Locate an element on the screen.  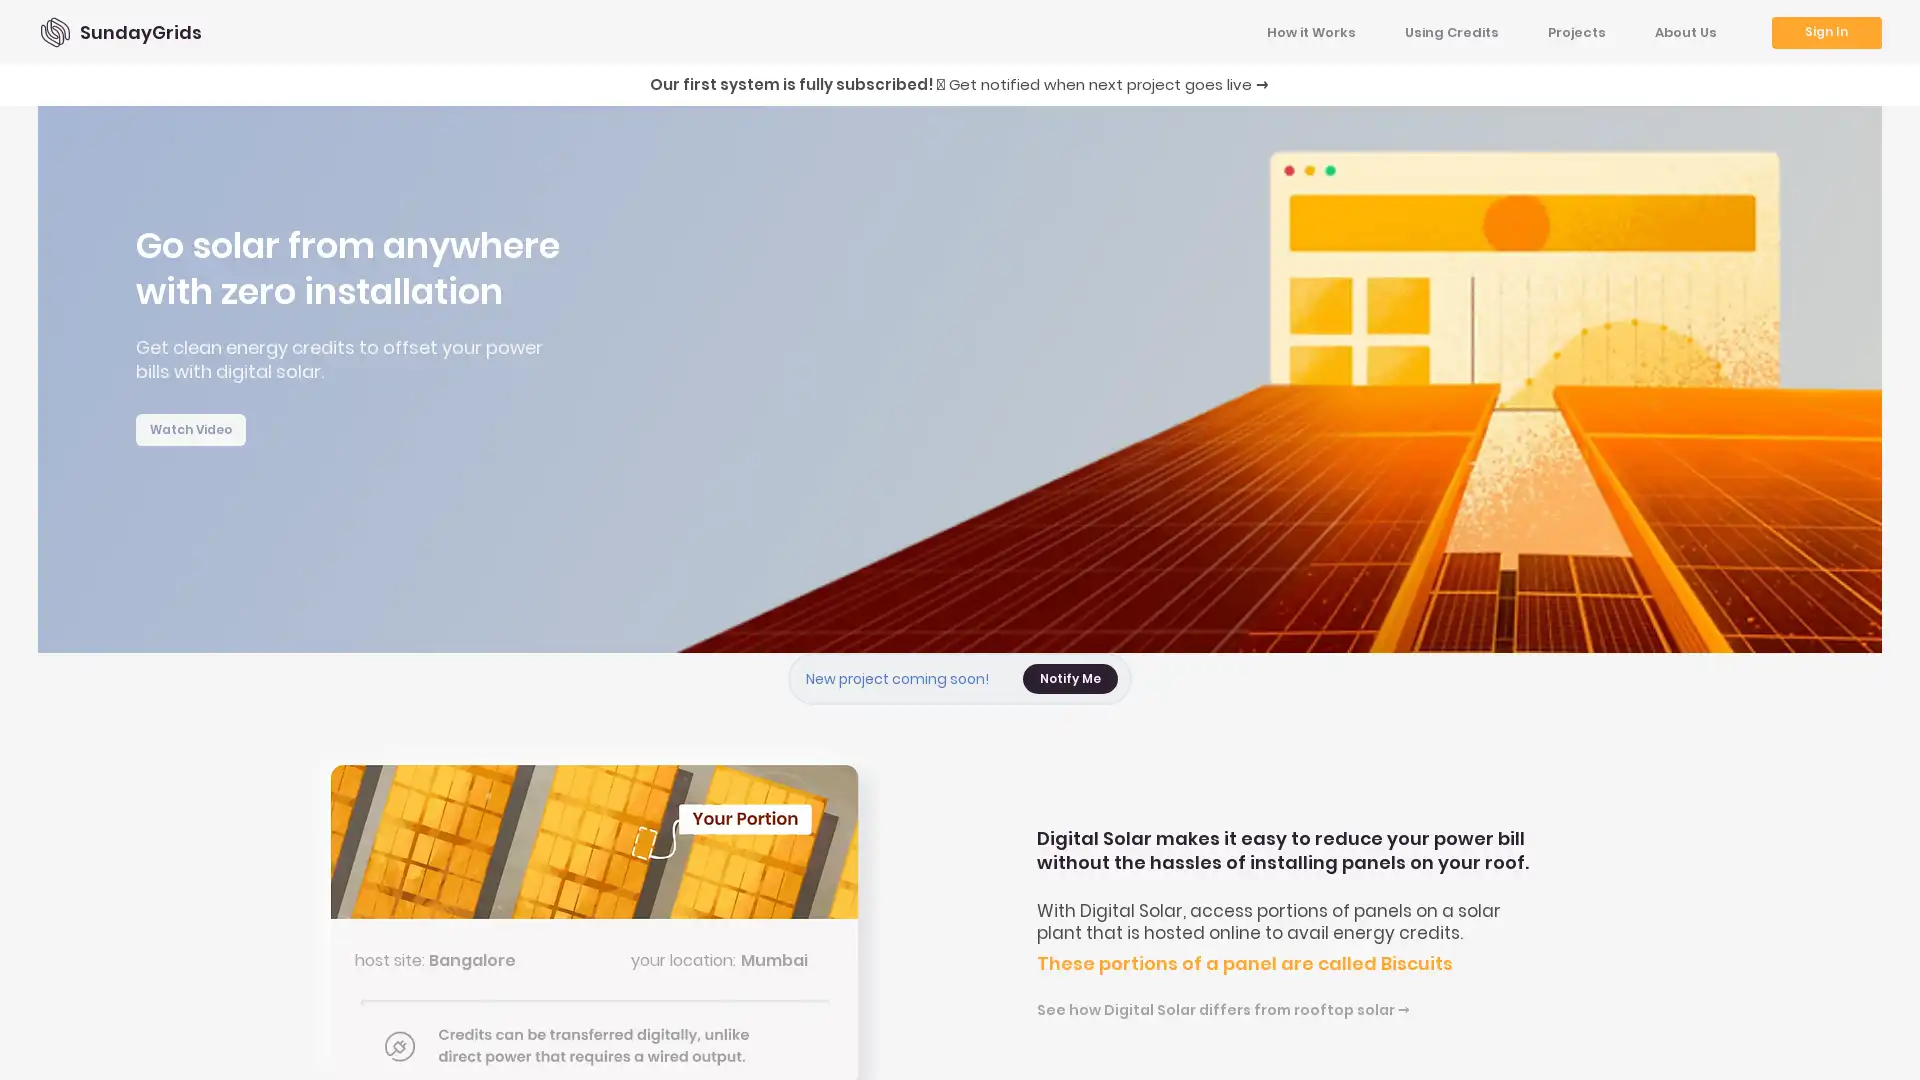
Sign In is located at coordinates (1825, 31).